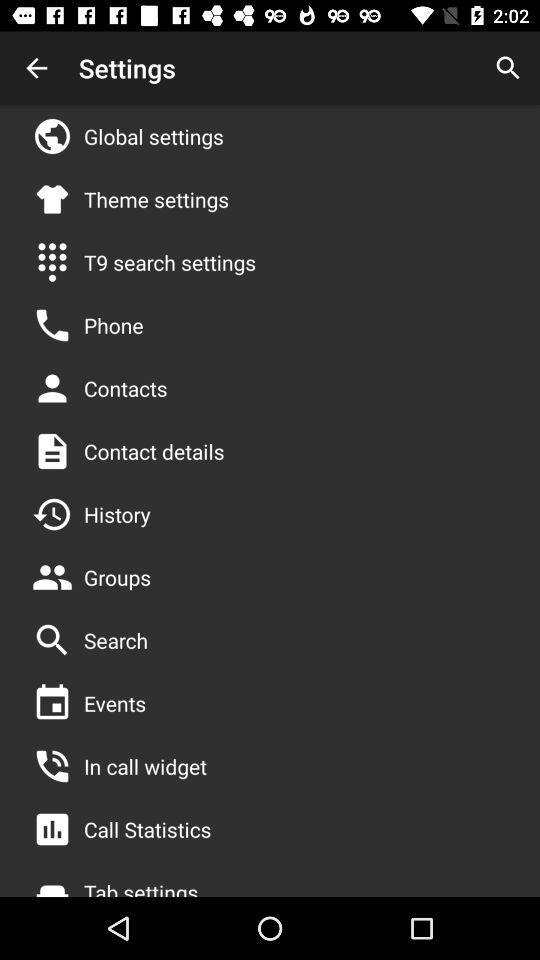 The width and height of the screenshot is (540, 960). Describe the element at coordinates (113, 325) in the screenshot. I see `app below t9 search settings` at that location.